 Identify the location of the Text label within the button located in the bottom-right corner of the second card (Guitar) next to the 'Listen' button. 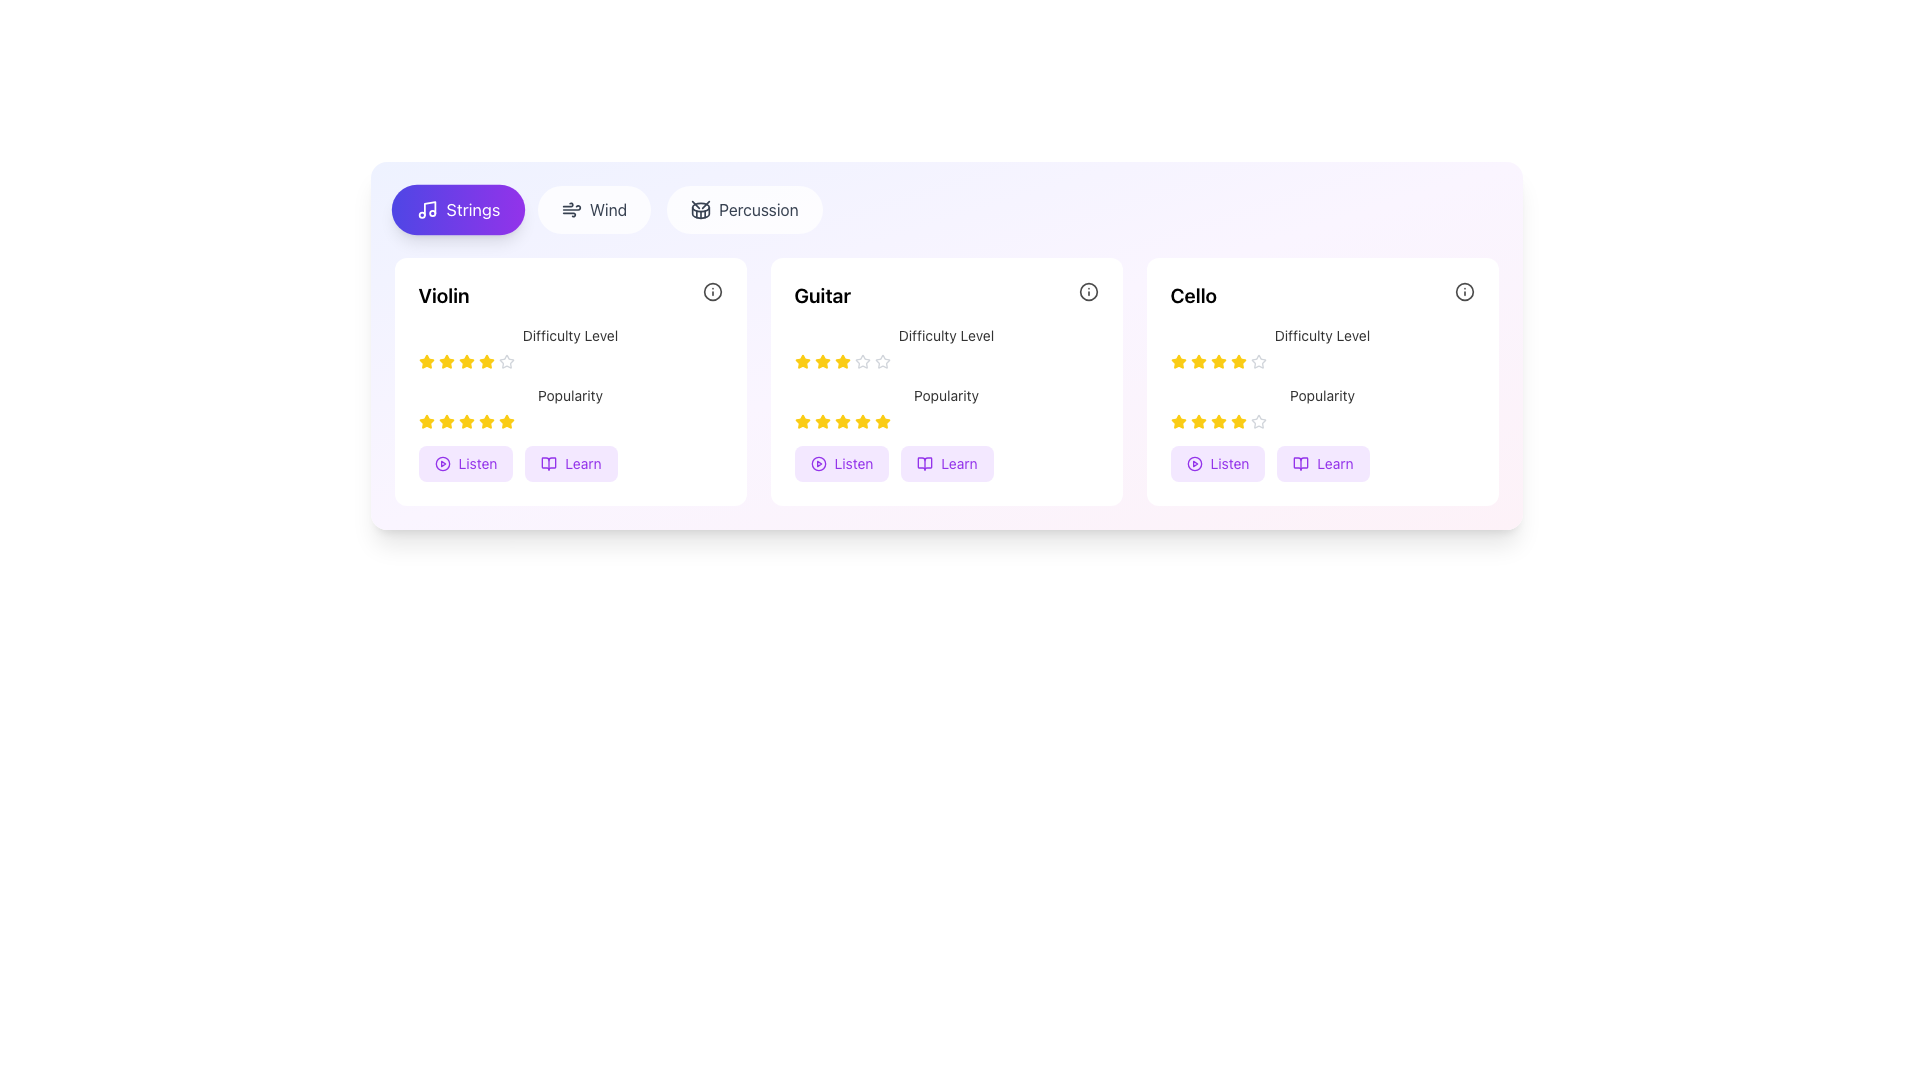
(958, 463).